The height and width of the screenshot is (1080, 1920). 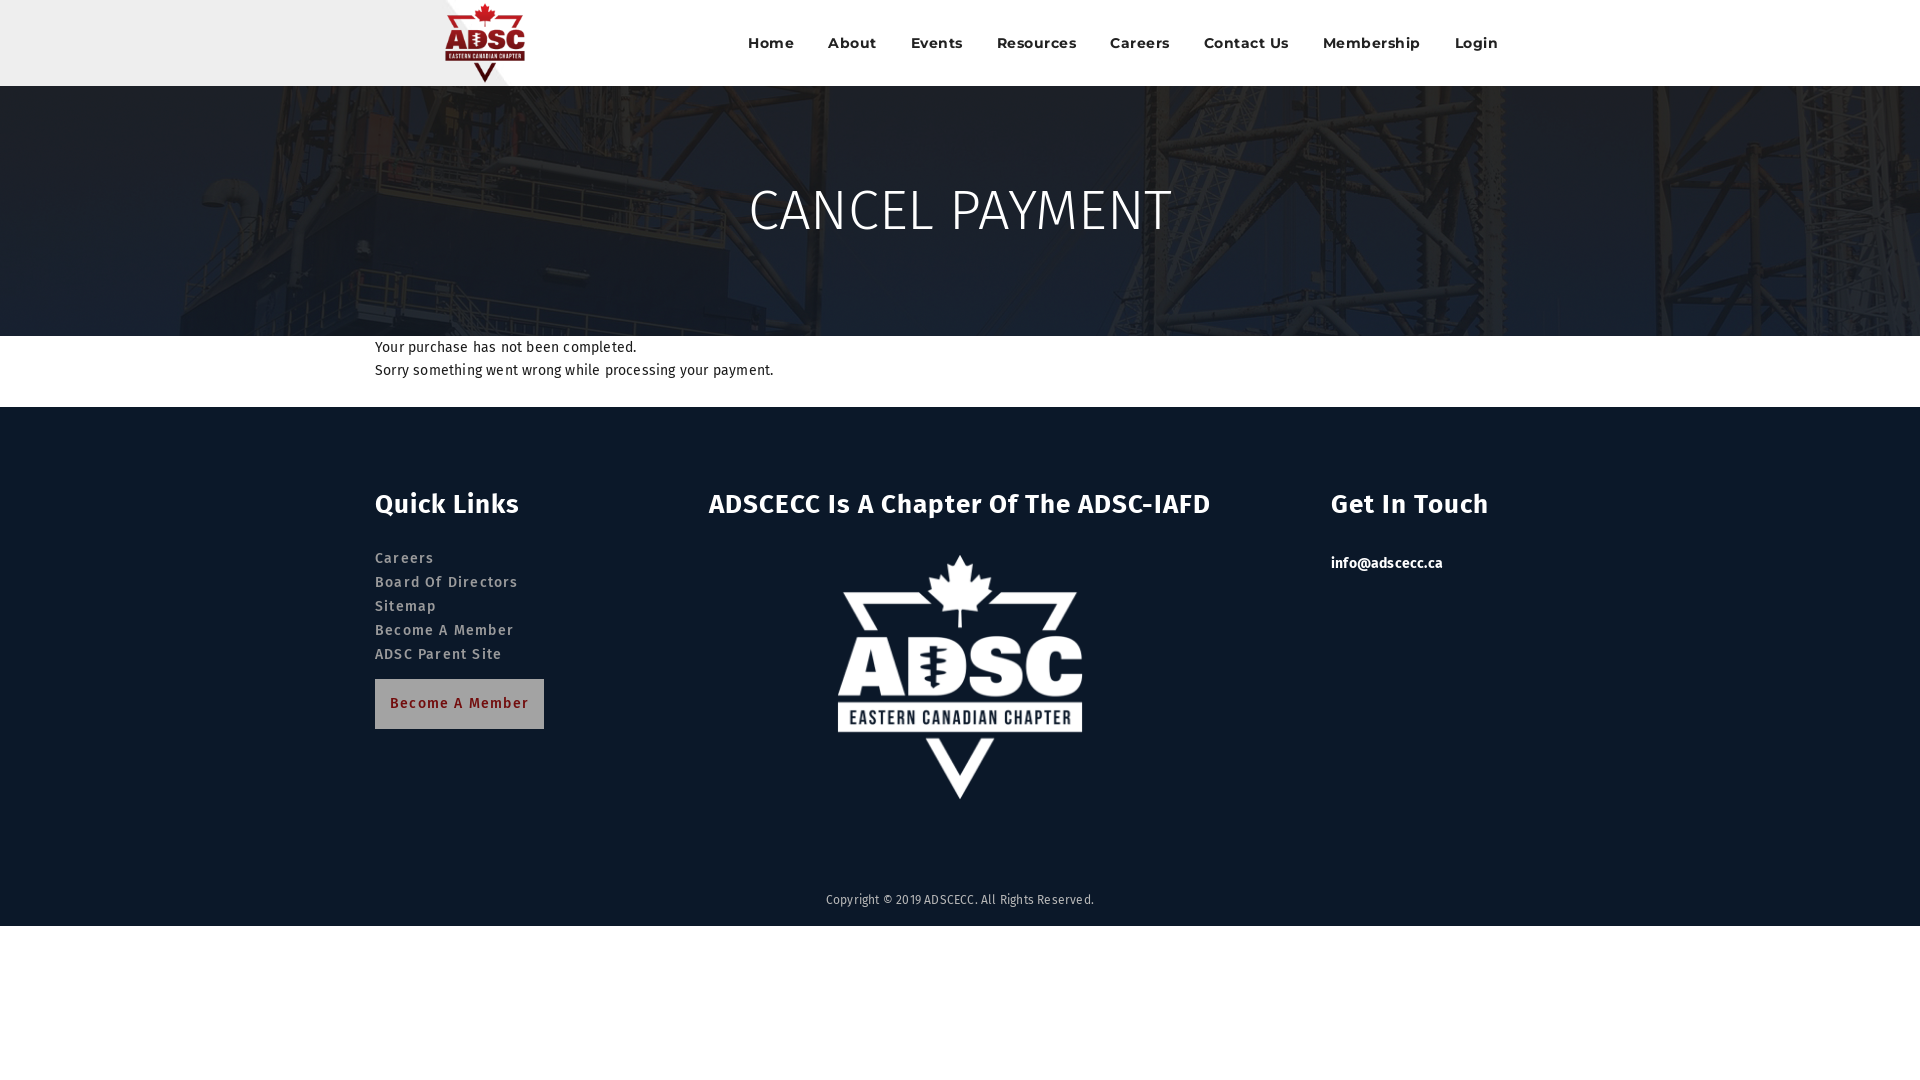 What do you see at coordinates (1036, 42) in the screenshot?
I see `'Resources'` at bounding box center [1036, 42].